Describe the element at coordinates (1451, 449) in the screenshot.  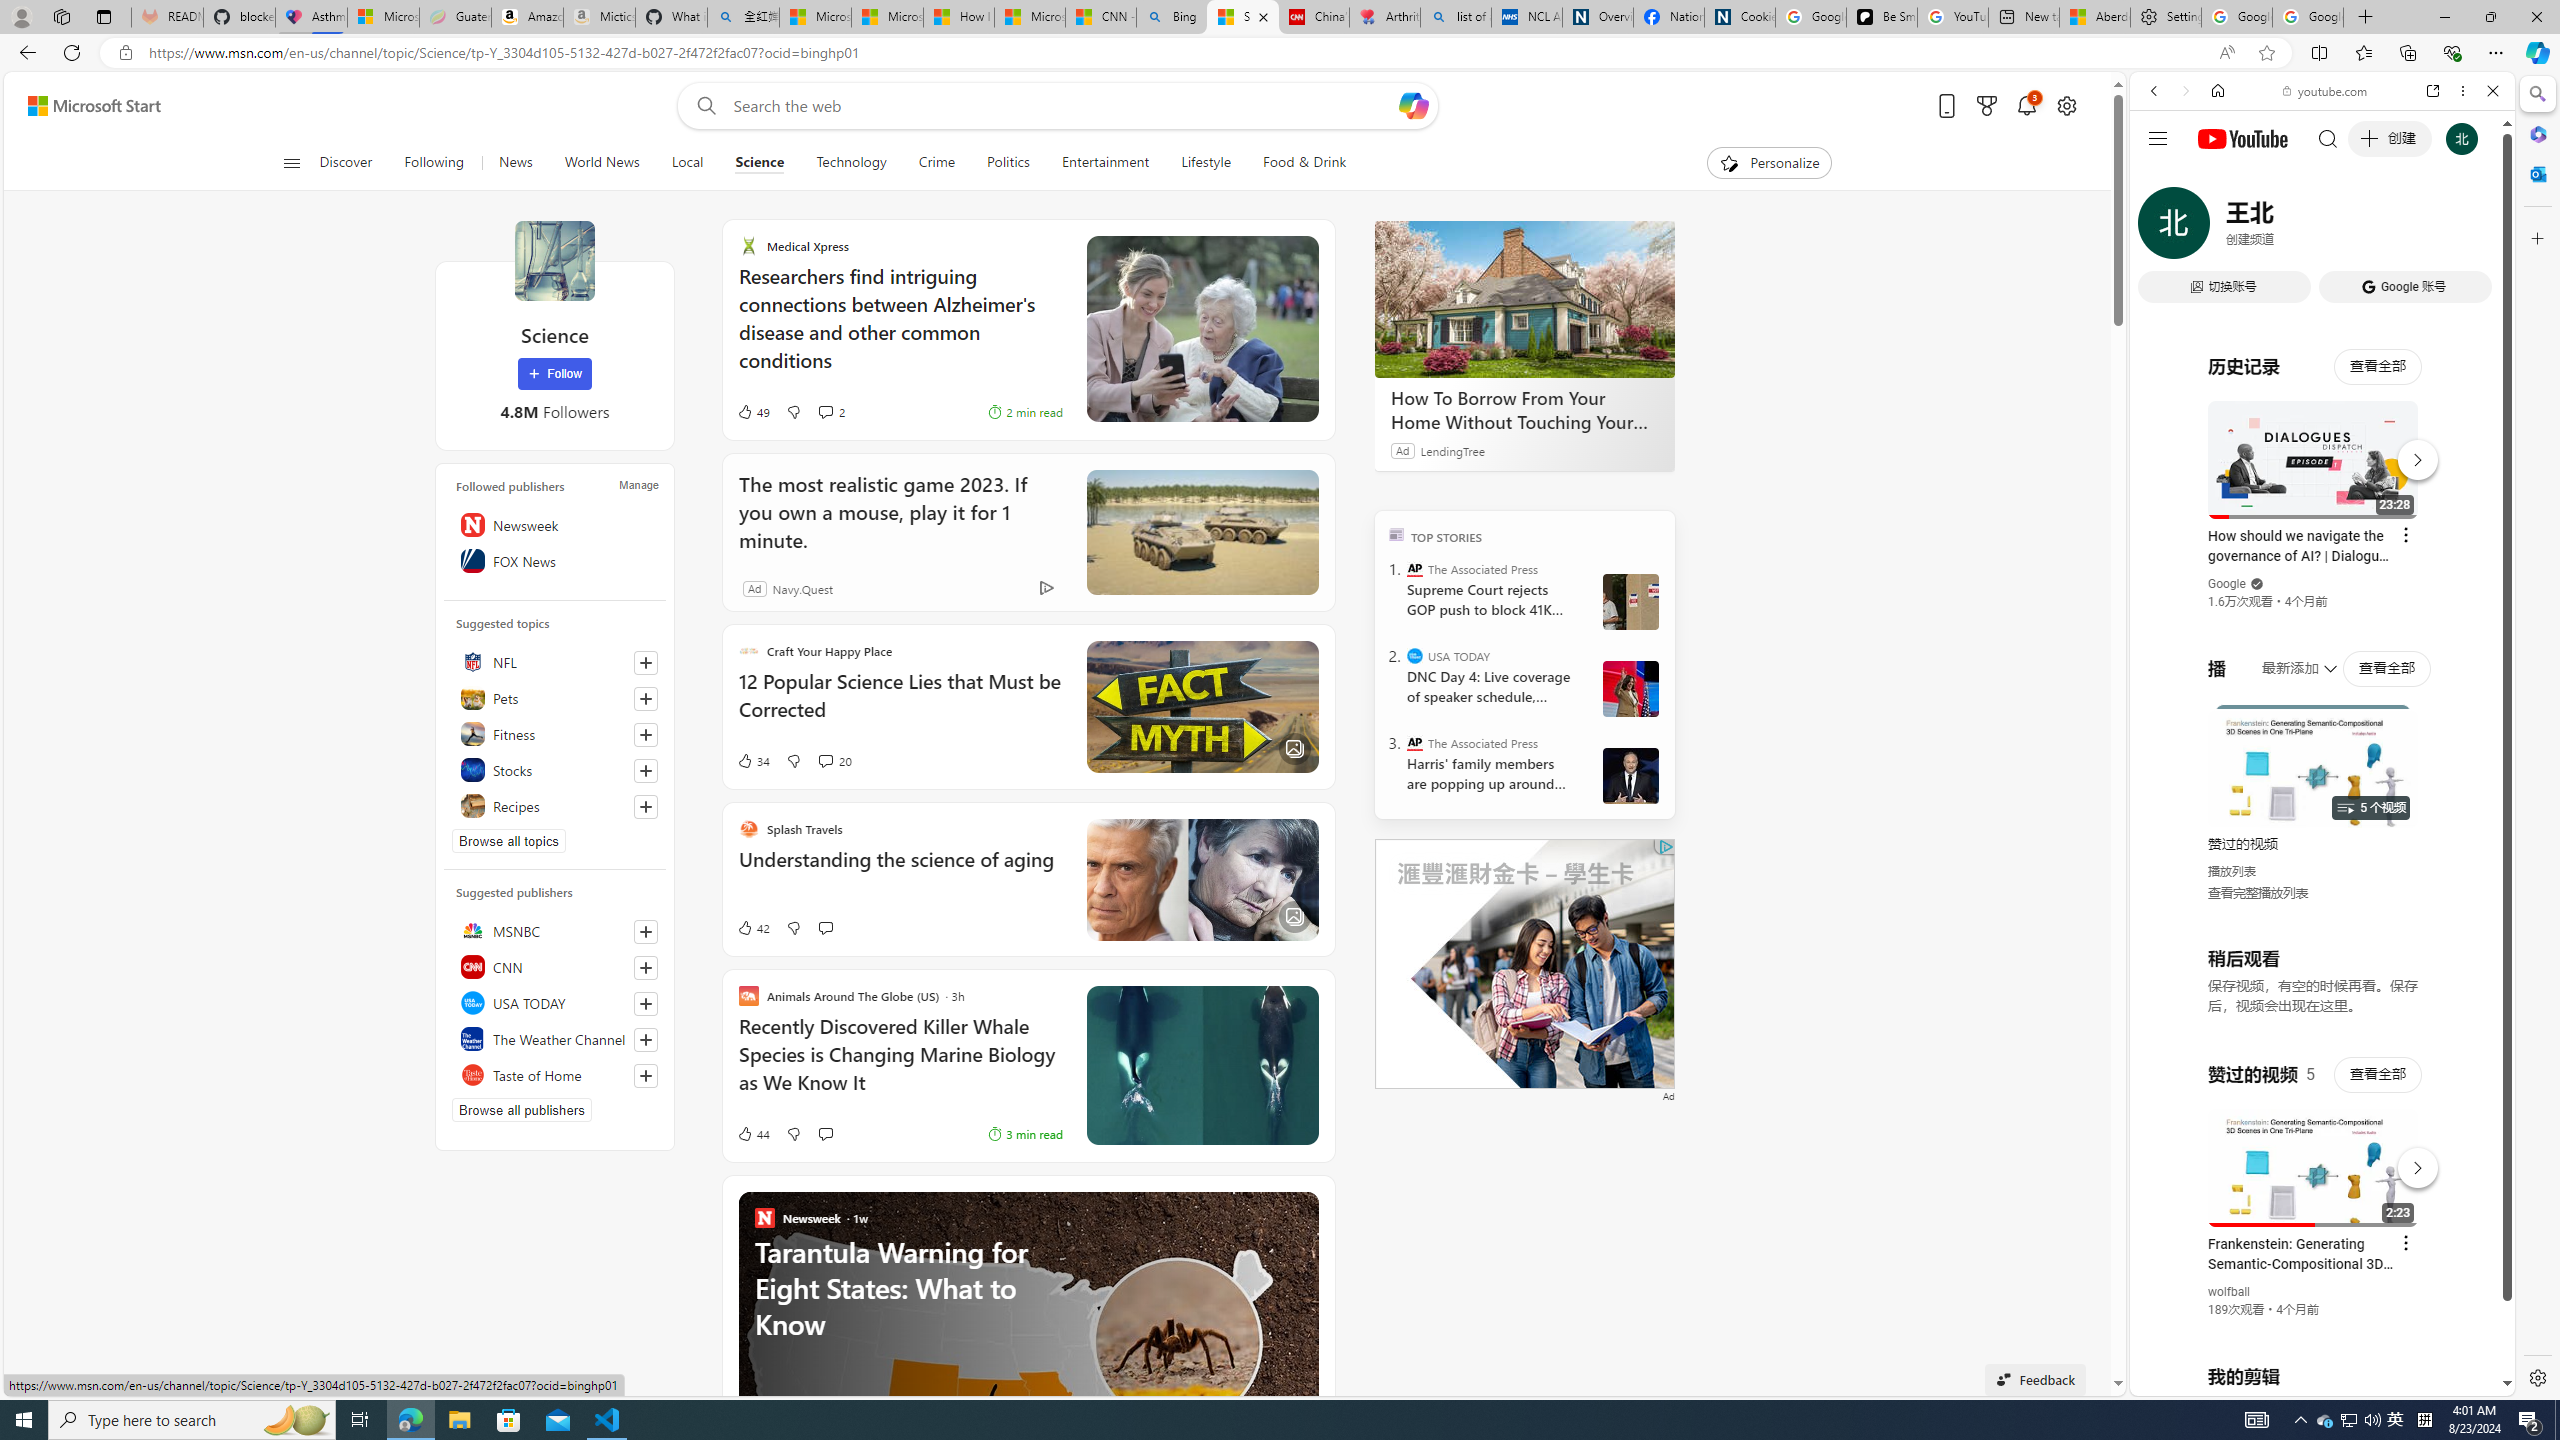
I see `'LendingTree'` at that location.